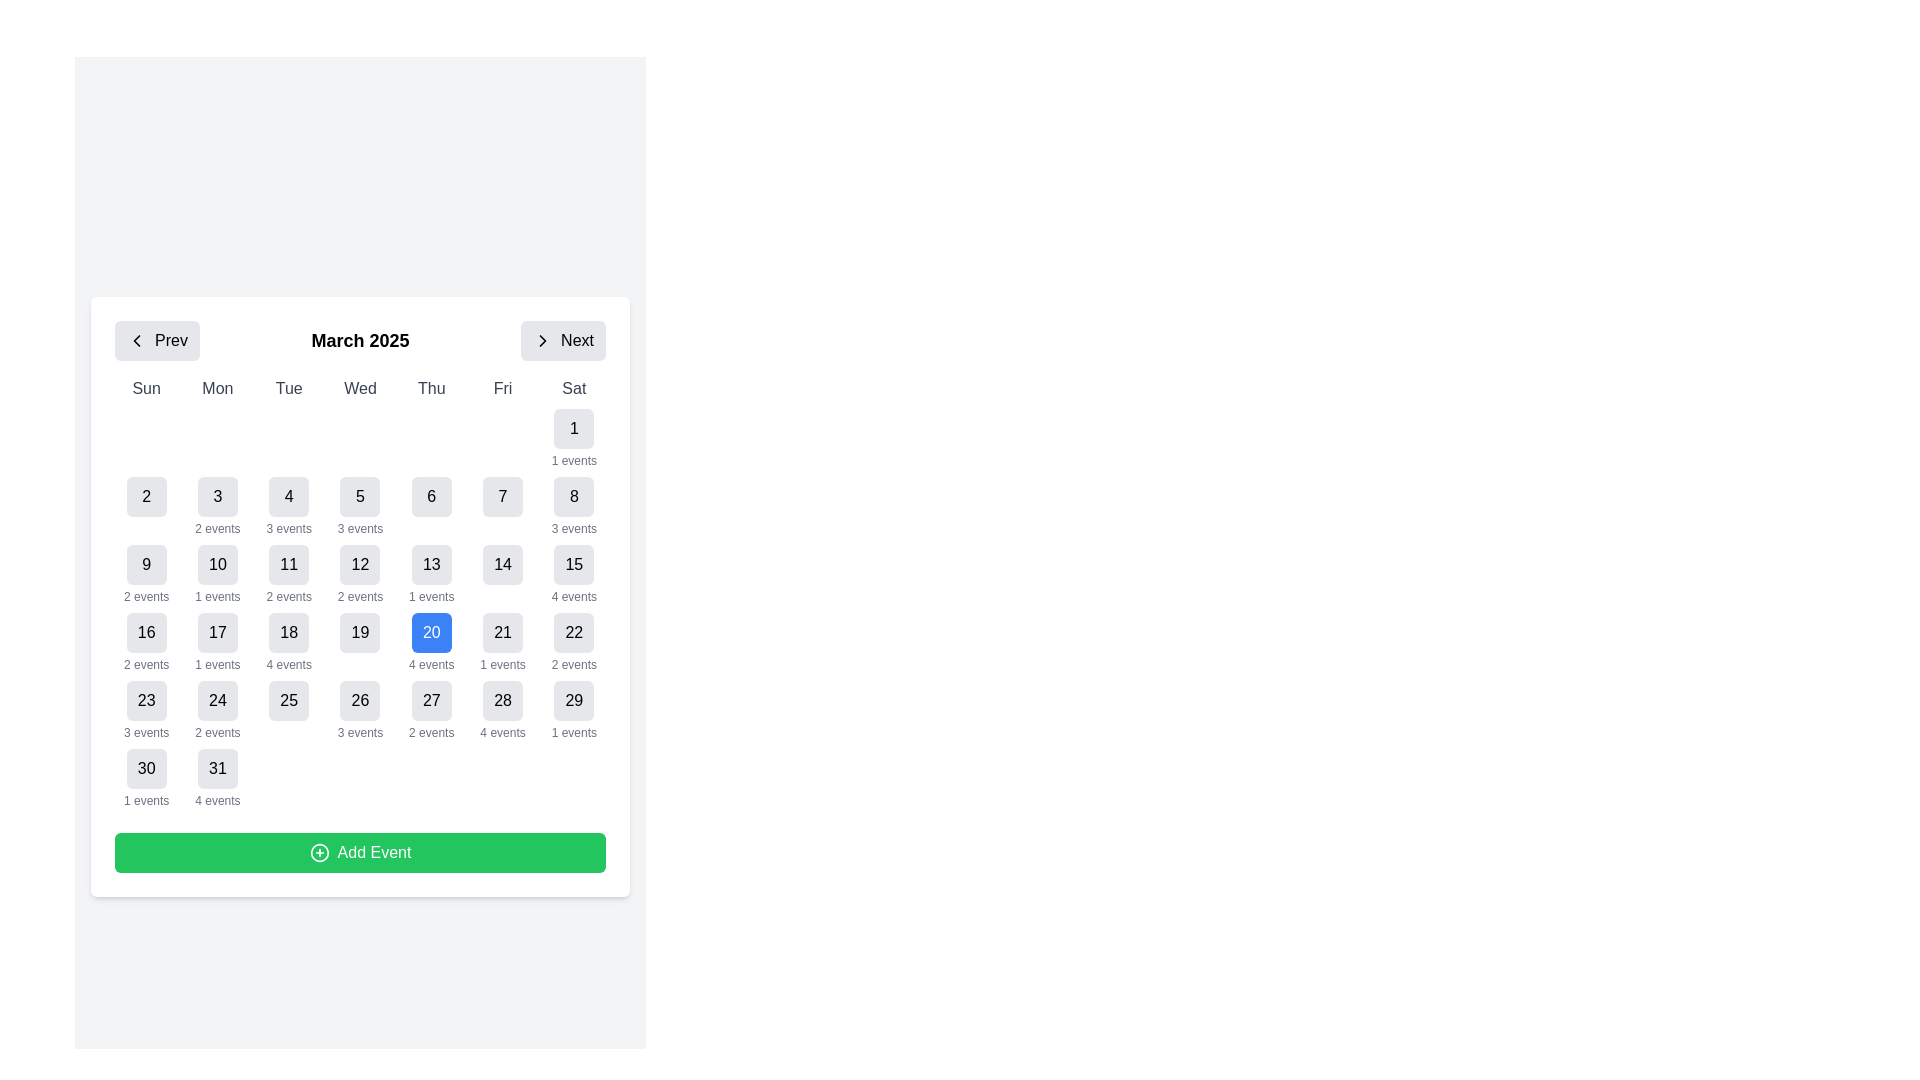  What do you see at coordinates (318, 852) in the screenshot?
I see `the circular SVG graphical element located at the center of the green button labeled 'Add Event'` at bounding box center [318, 852].